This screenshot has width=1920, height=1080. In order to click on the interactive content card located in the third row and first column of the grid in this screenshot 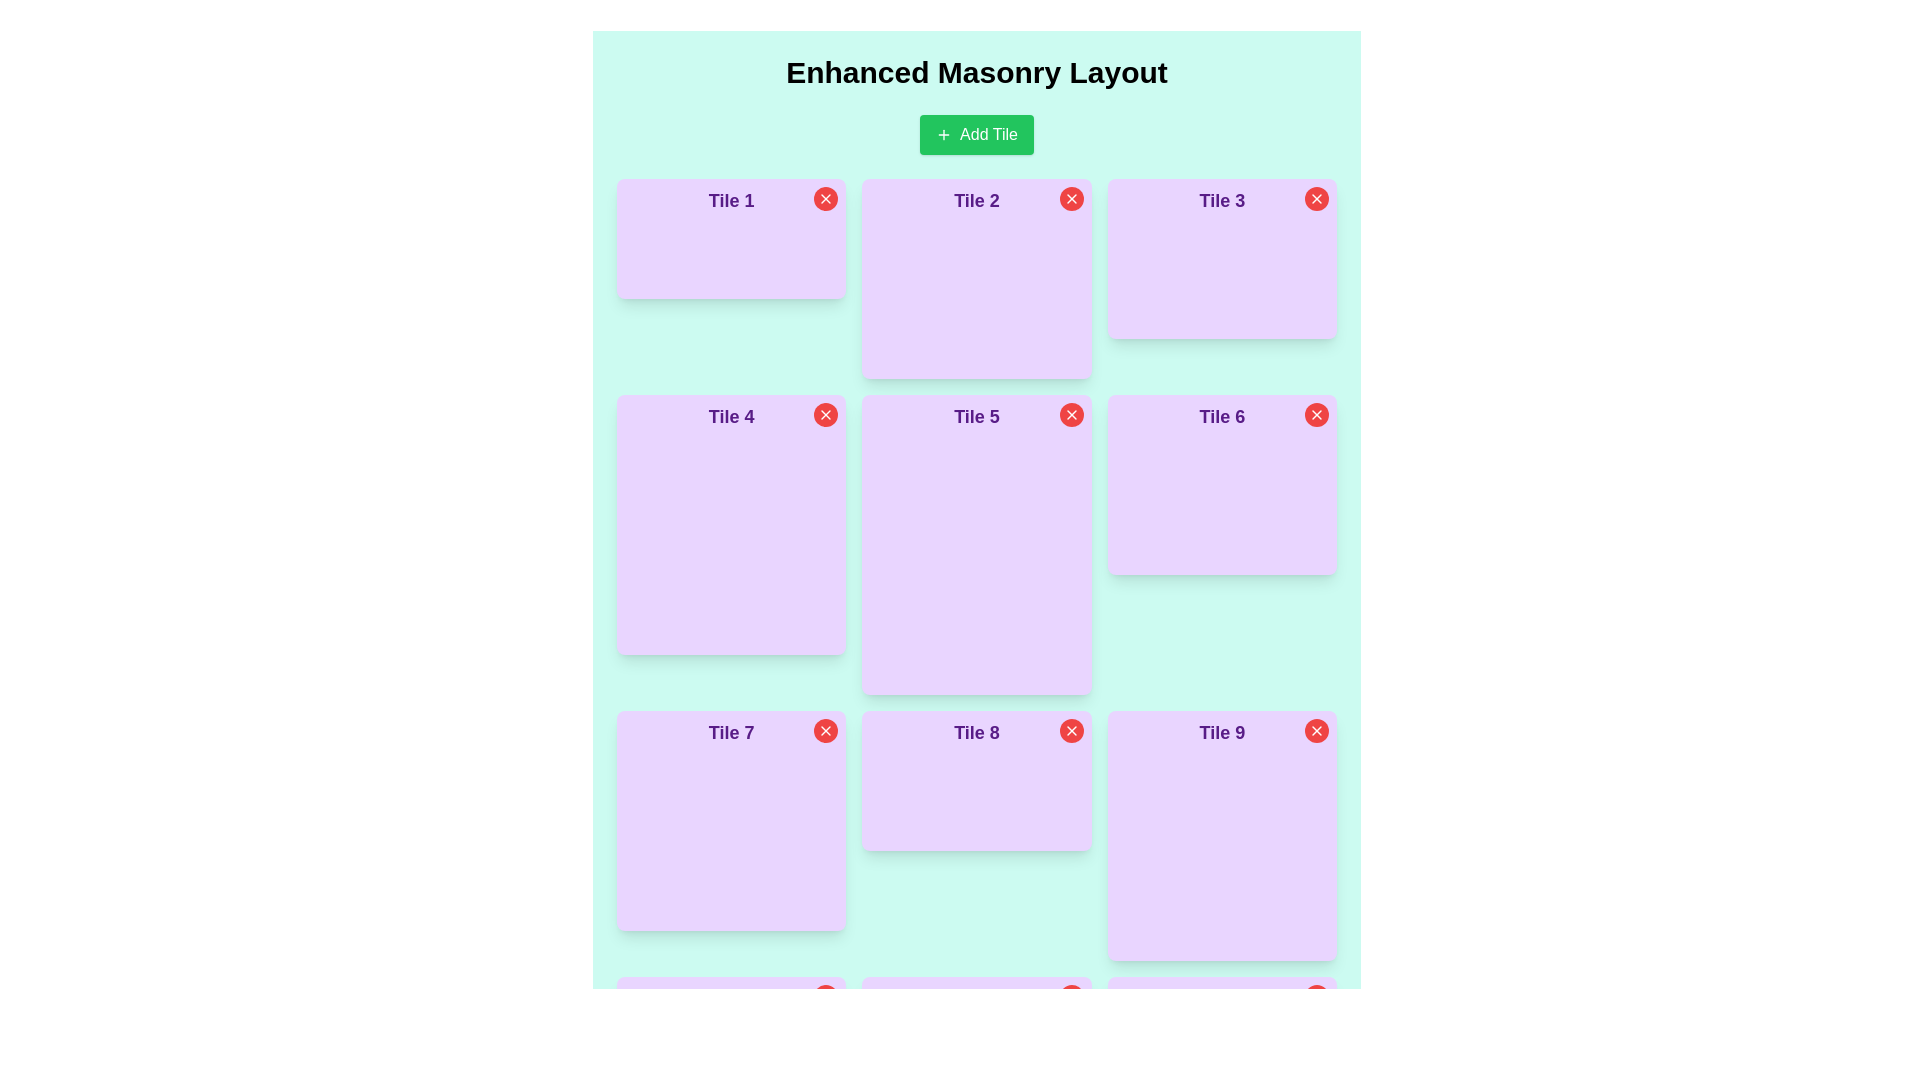, I will do `click(730, 821)`.